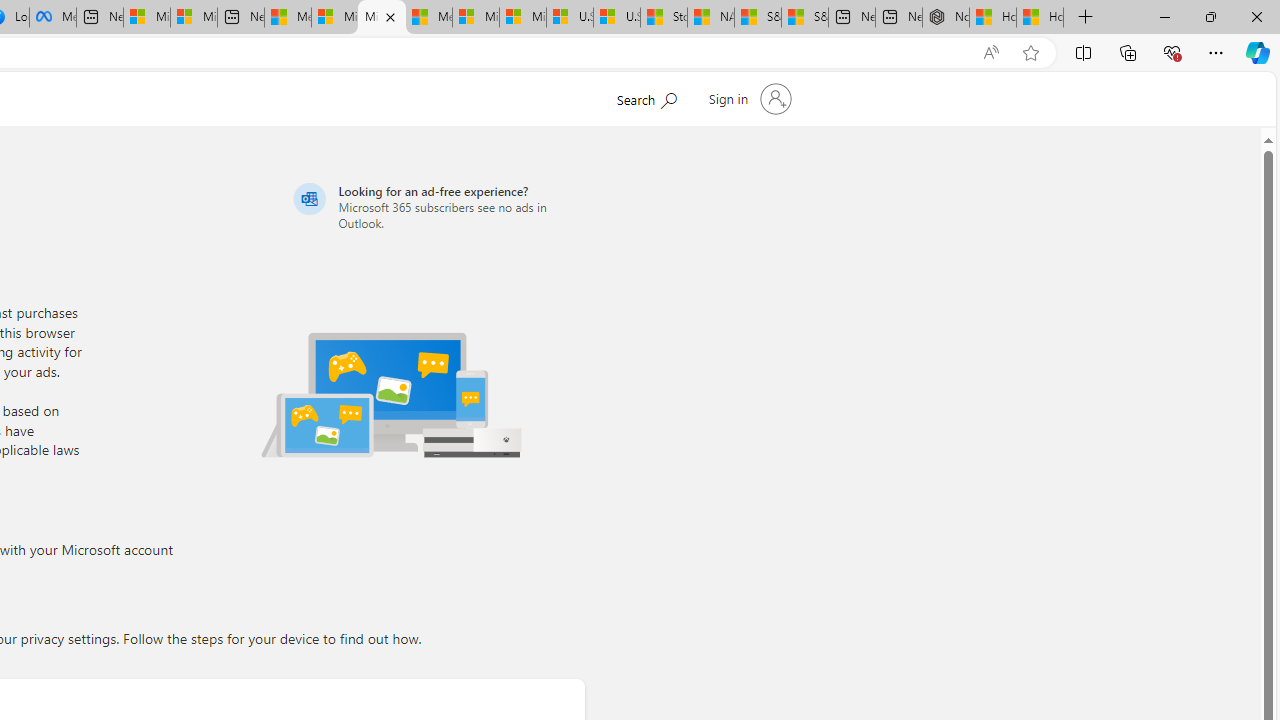 This screenshot has width=1280, height=720. I want to click on 'Illustration of multiple devices', so click(391, 394).